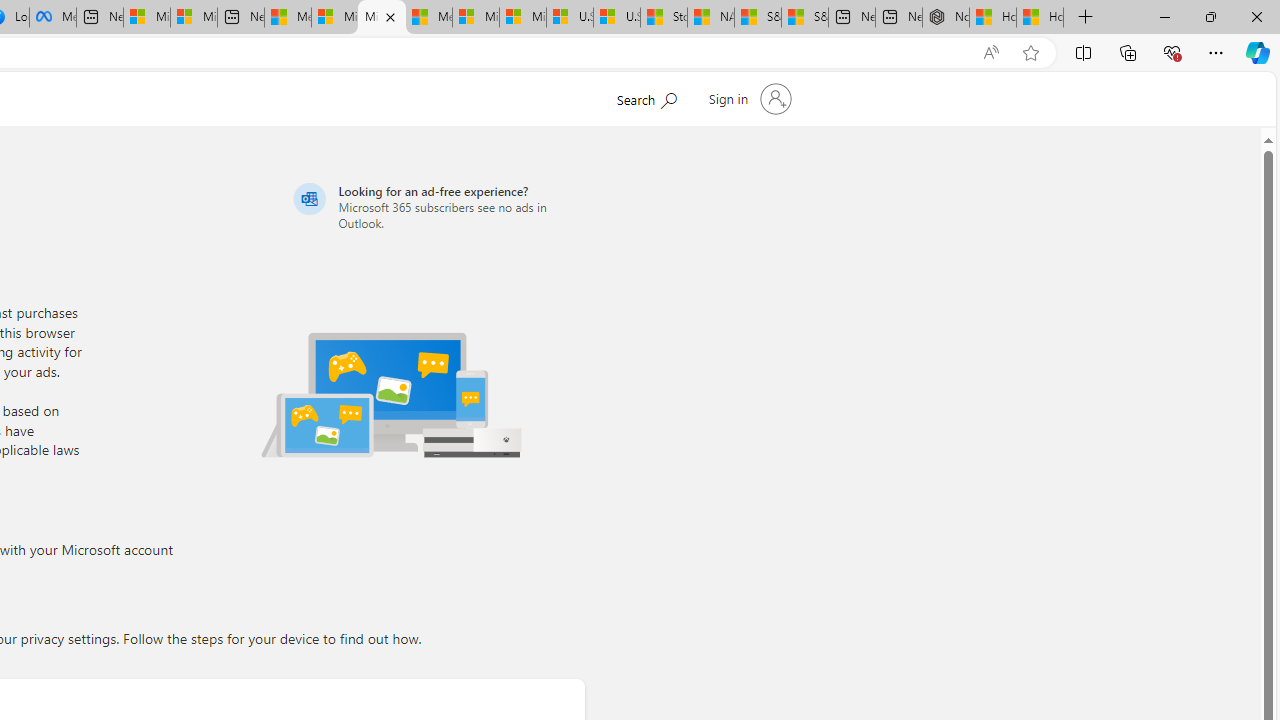 This screenshot has width=1280, height=720. I want to click on 'Illustration of multiple devices', so click(391, 394).